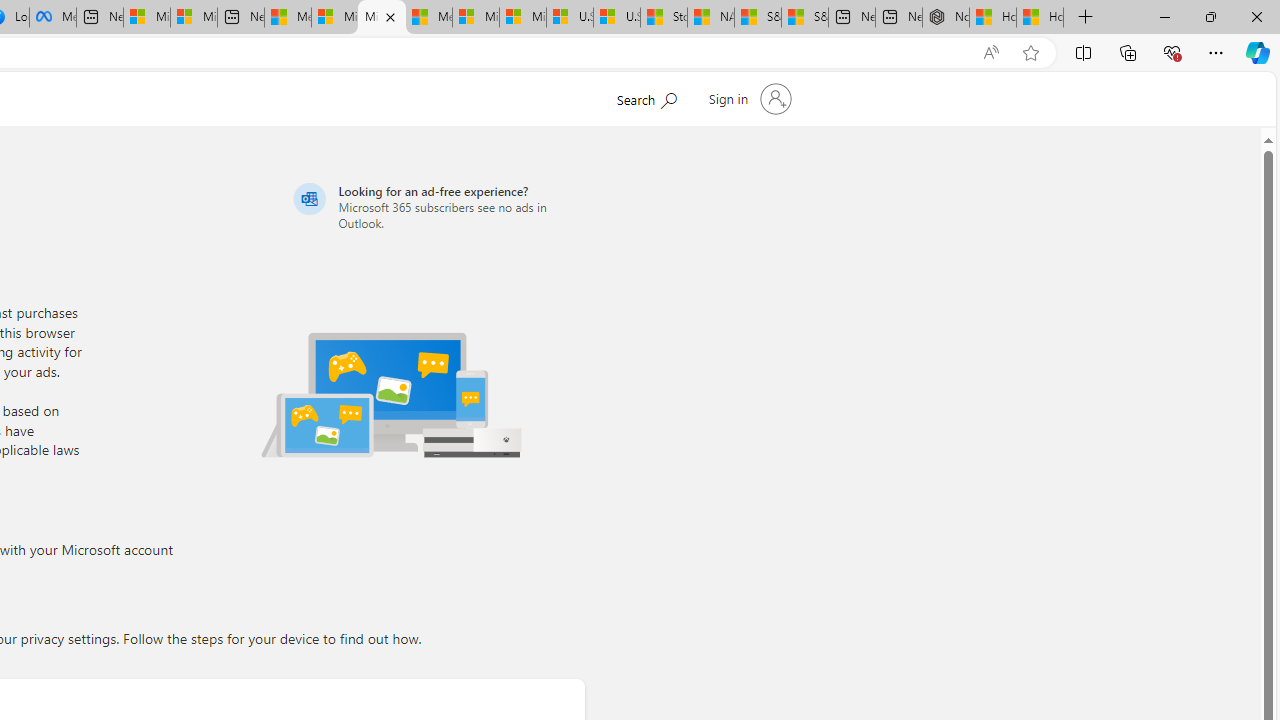 This screenshot has width=1280, height=720. I want to click on 'Illustration of multiple devices', so click(391, 394).